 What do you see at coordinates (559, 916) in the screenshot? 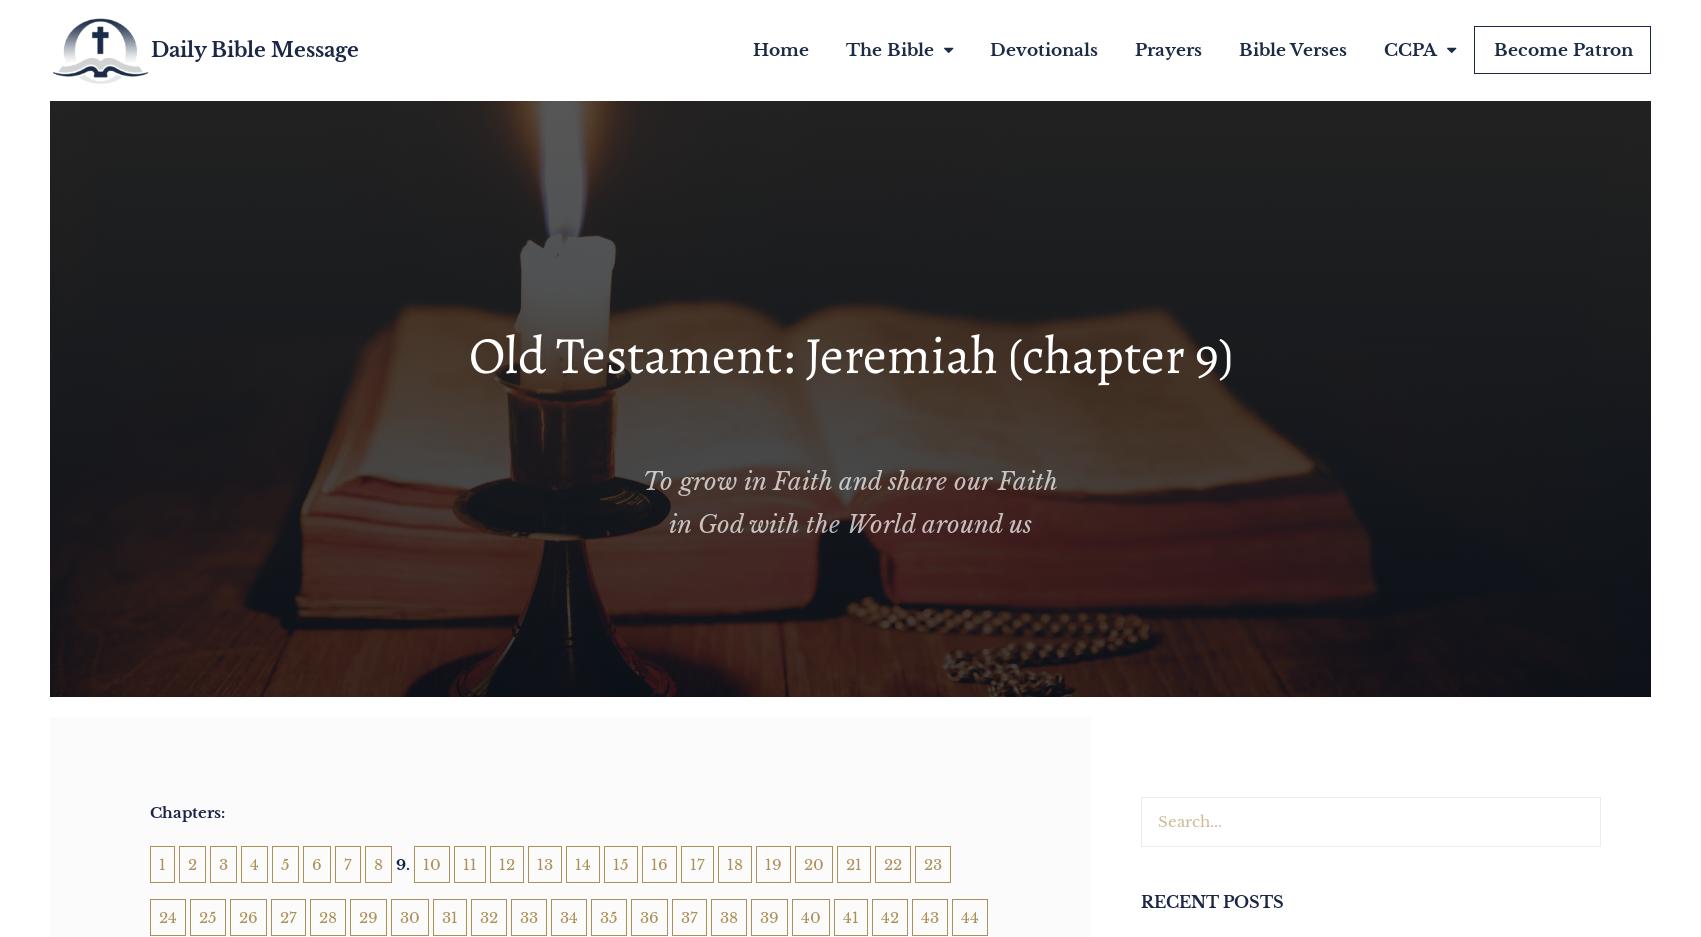
I see `'34'` at bounding box center [559, 916].